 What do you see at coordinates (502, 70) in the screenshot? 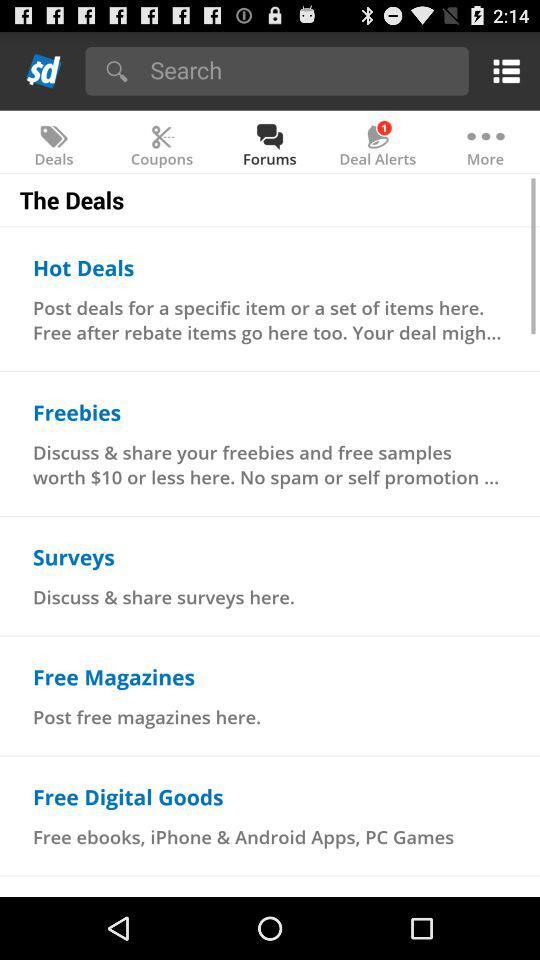
I see `show options` at bounding box center [502, 70].